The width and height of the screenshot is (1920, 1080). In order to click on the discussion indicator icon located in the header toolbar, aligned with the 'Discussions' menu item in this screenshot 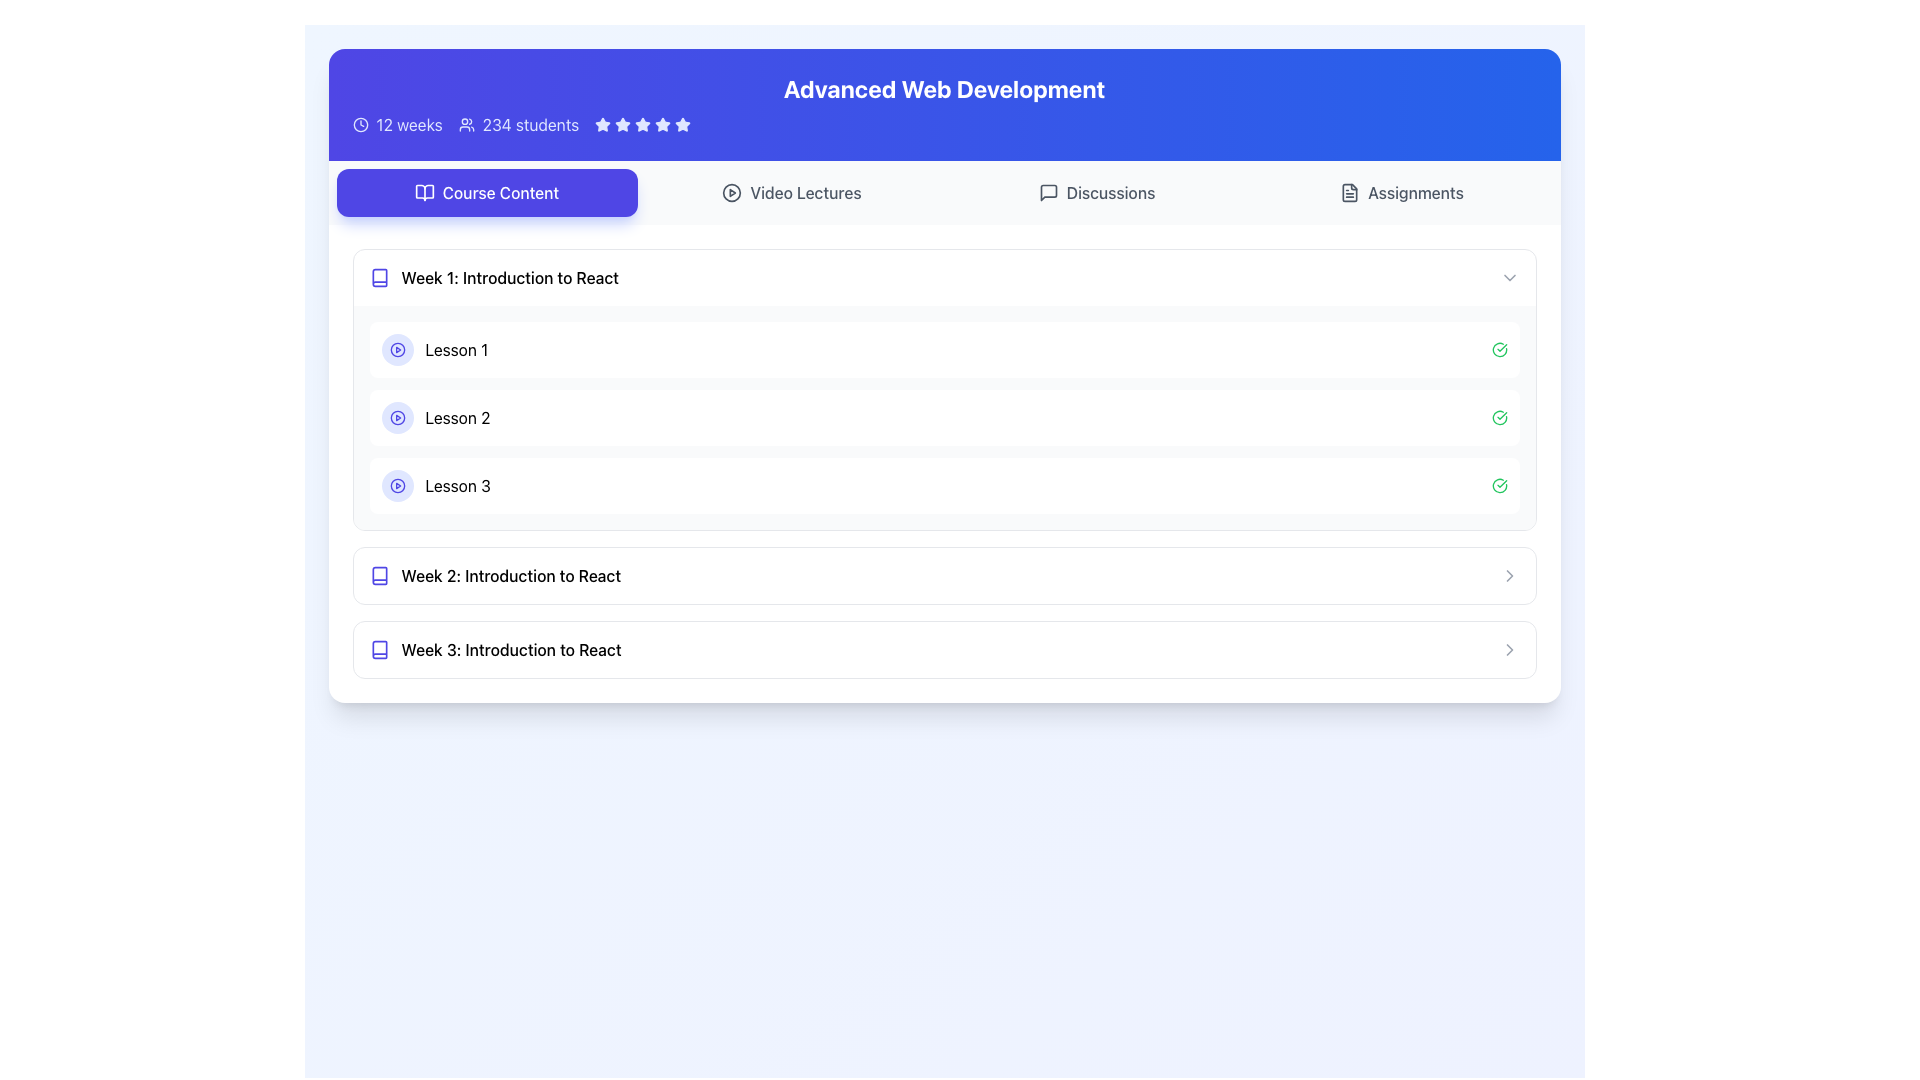, I will do `click(1047, 192)`.